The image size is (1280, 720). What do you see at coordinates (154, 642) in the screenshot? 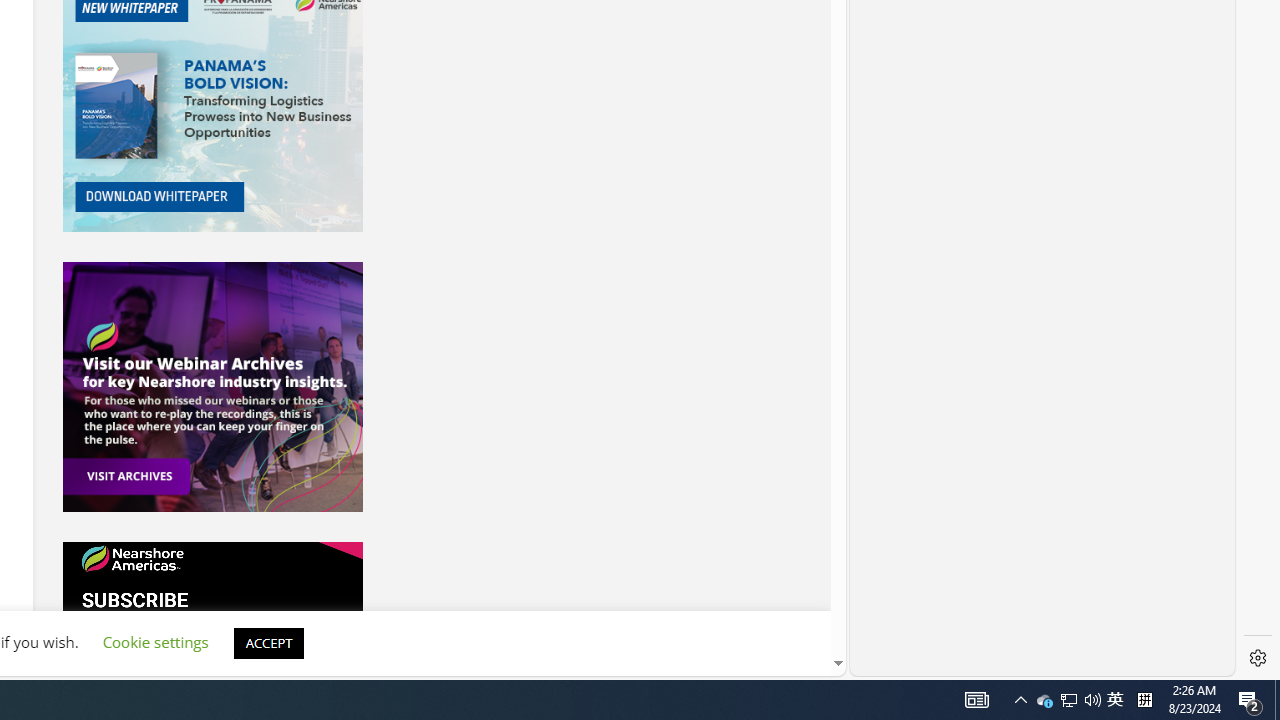
I see `'Cookie settings'` at bounding box center [154, 642].